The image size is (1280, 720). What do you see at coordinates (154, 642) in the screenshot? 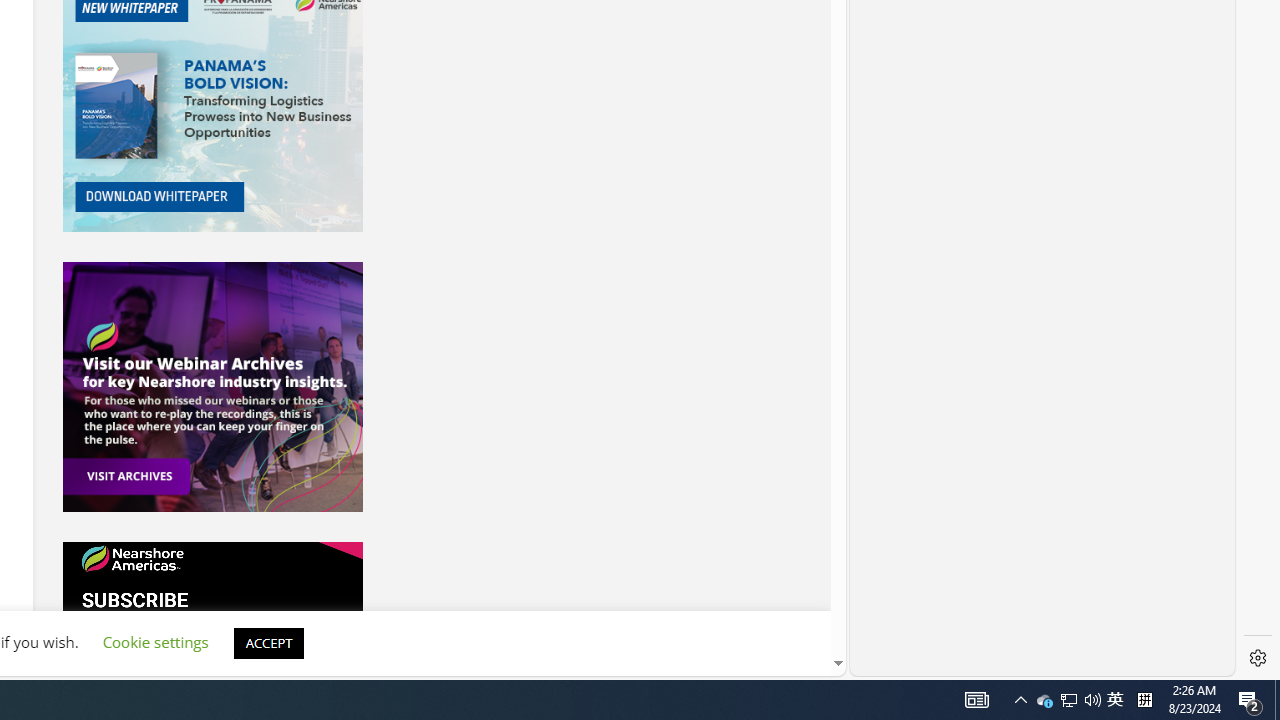
I see `'Cookie settings'` at bounding box center [154, 642].